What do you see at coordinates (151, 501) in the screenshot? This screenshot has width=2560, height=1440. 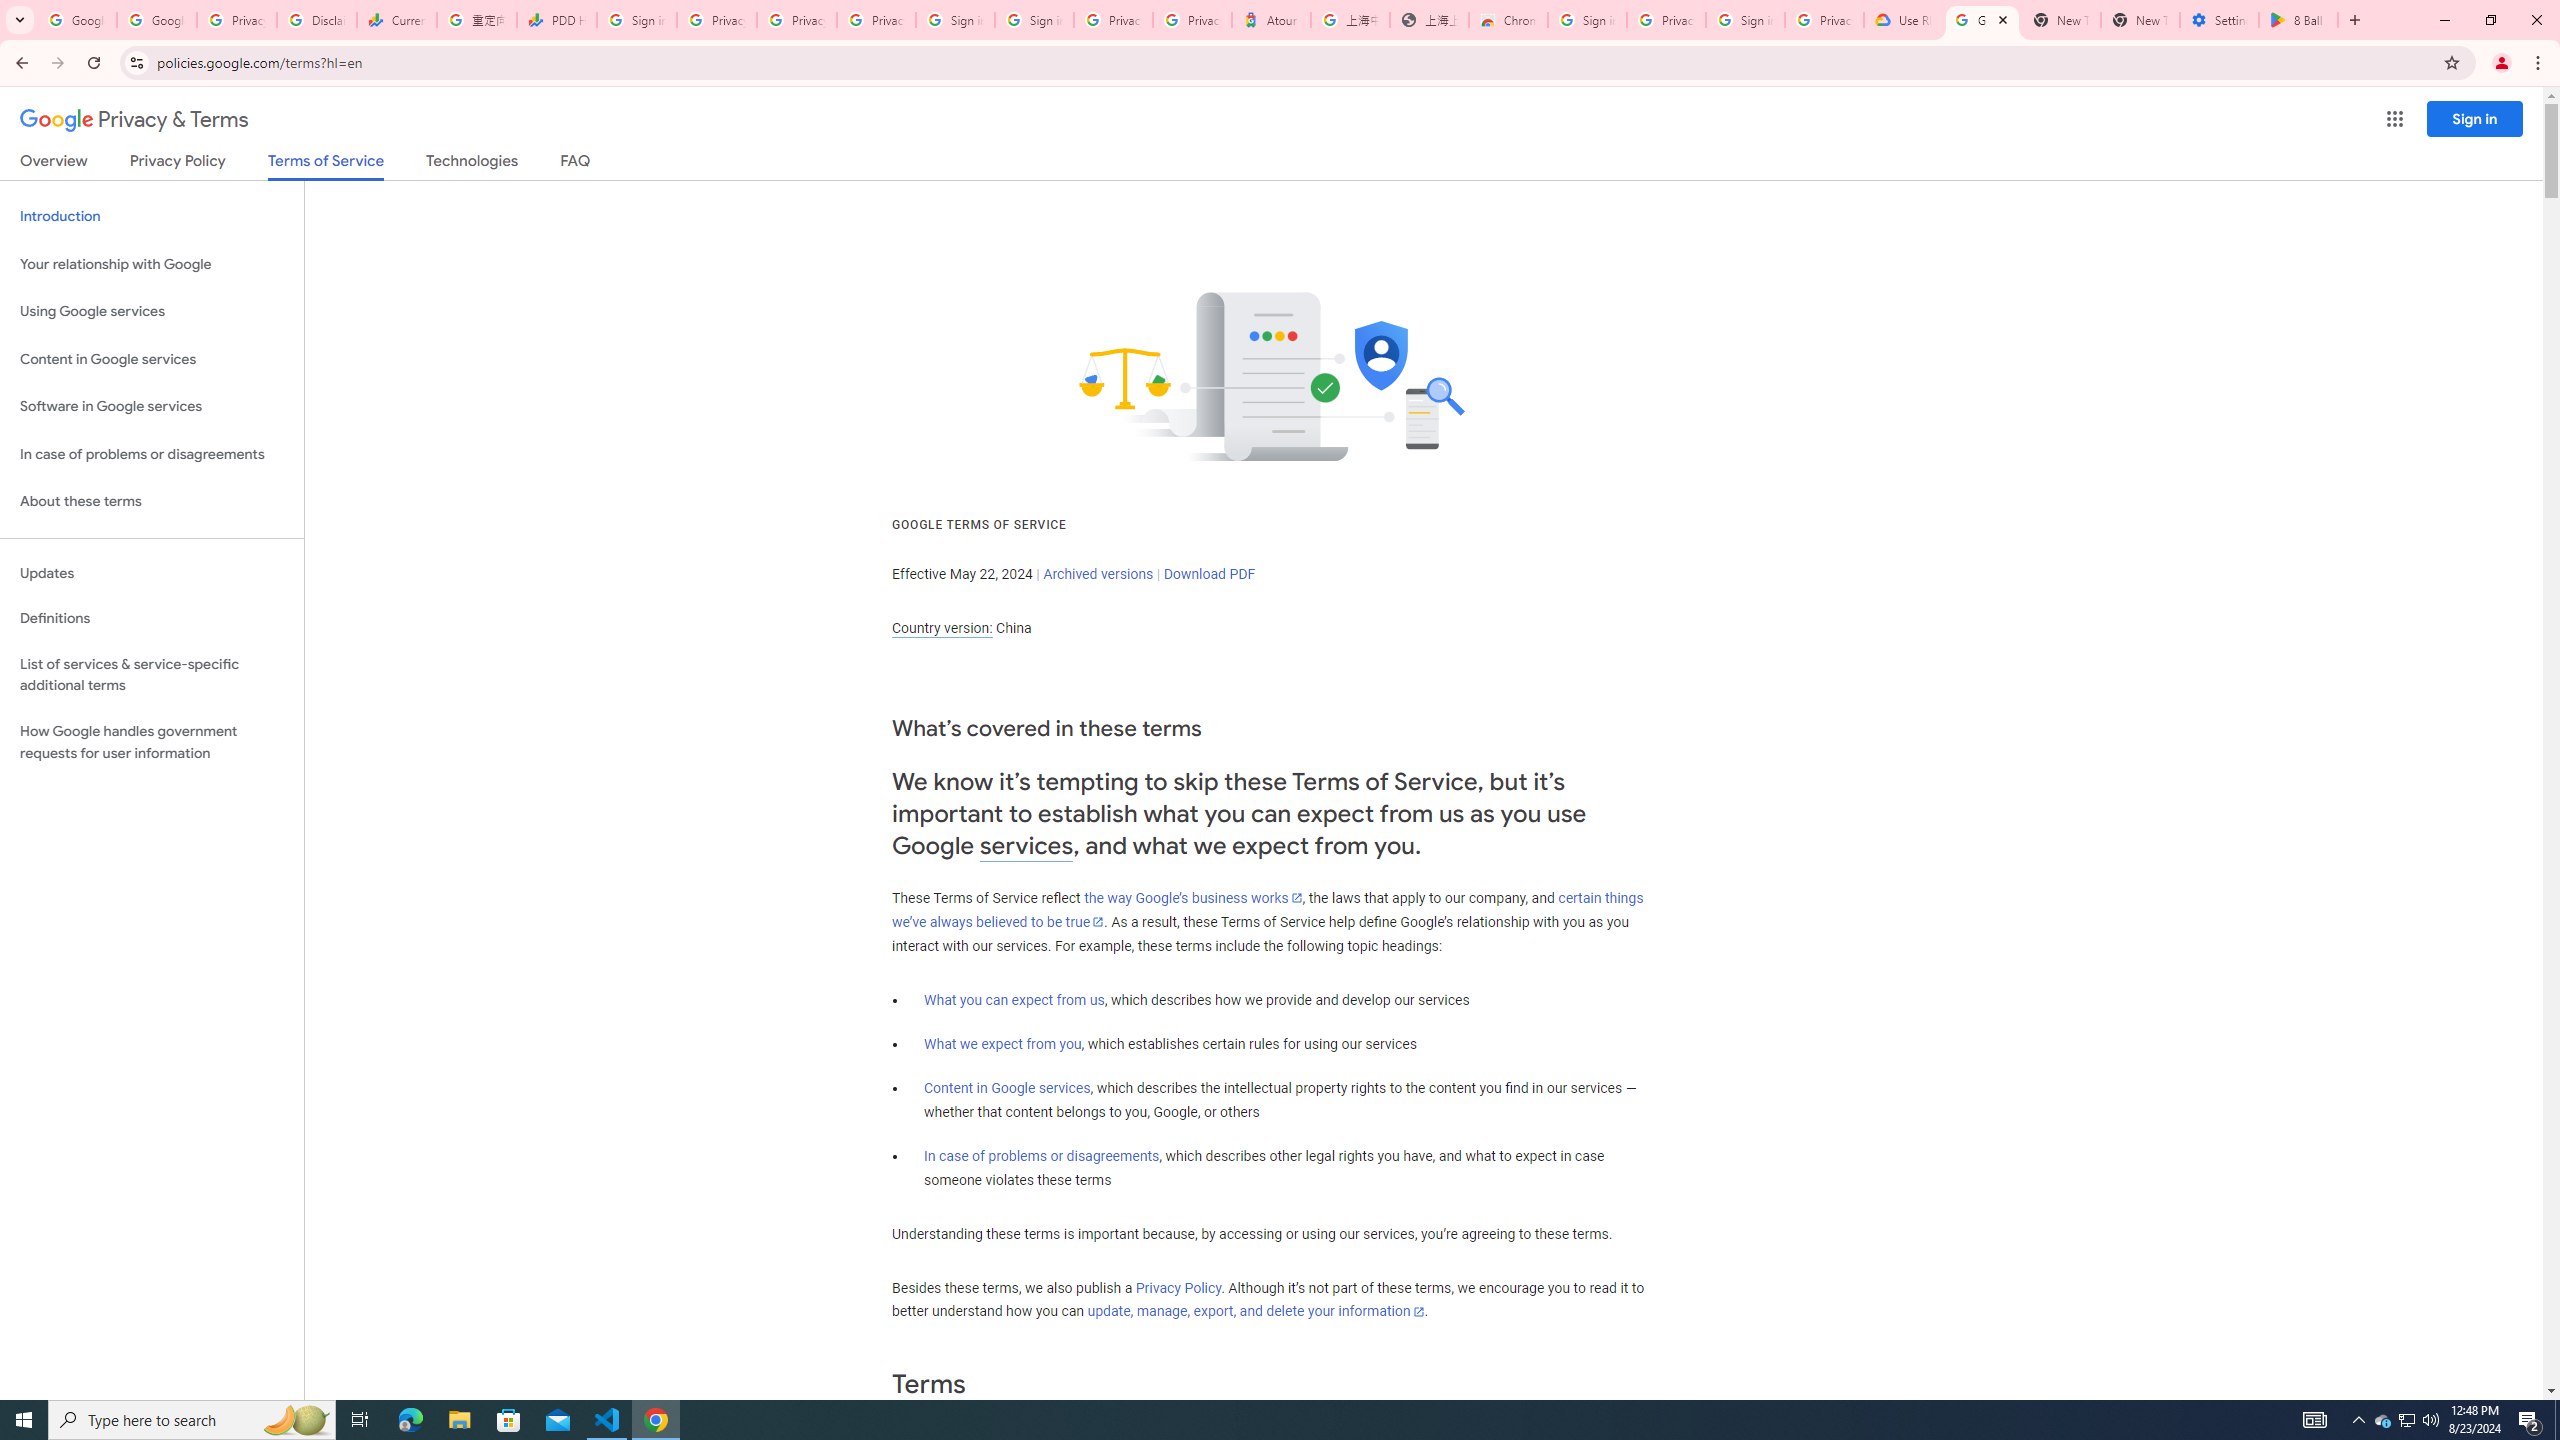 I see `'About these terms'` at bounding box center [151, 501].